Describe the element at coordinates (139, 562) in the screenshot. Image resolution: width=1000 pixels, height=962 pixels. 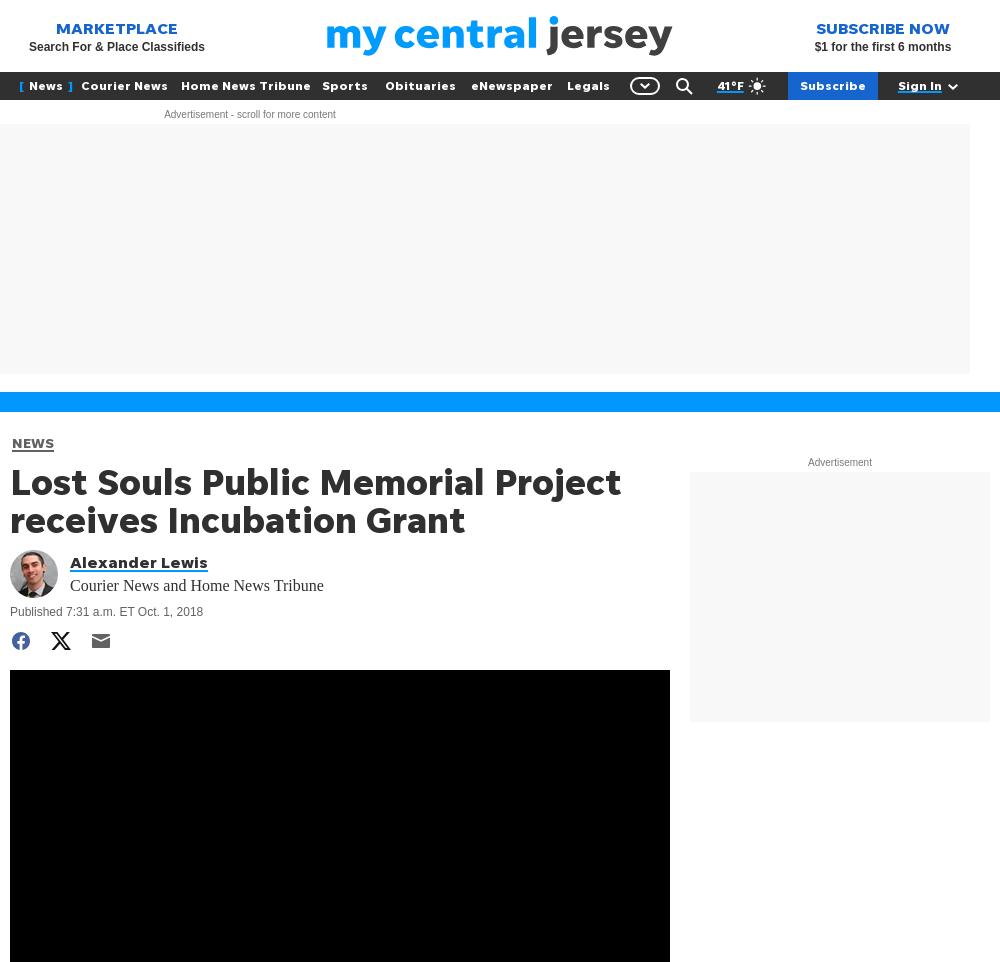
I see `'Alexander Lewis'` at that location.